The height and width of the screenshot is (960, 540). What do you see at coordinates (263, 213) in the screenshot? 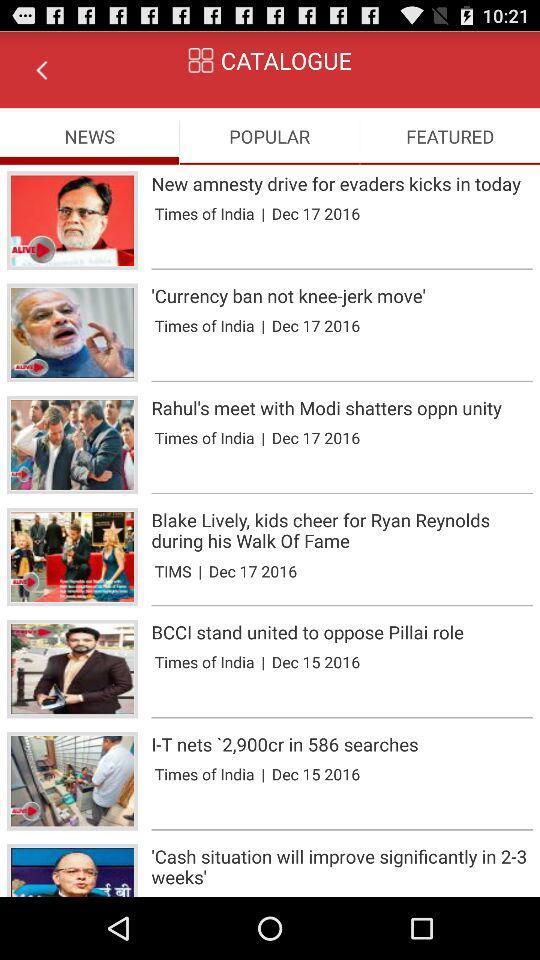
I see `the app to the left of dec 17 2016` at bounding box center [263, 213].